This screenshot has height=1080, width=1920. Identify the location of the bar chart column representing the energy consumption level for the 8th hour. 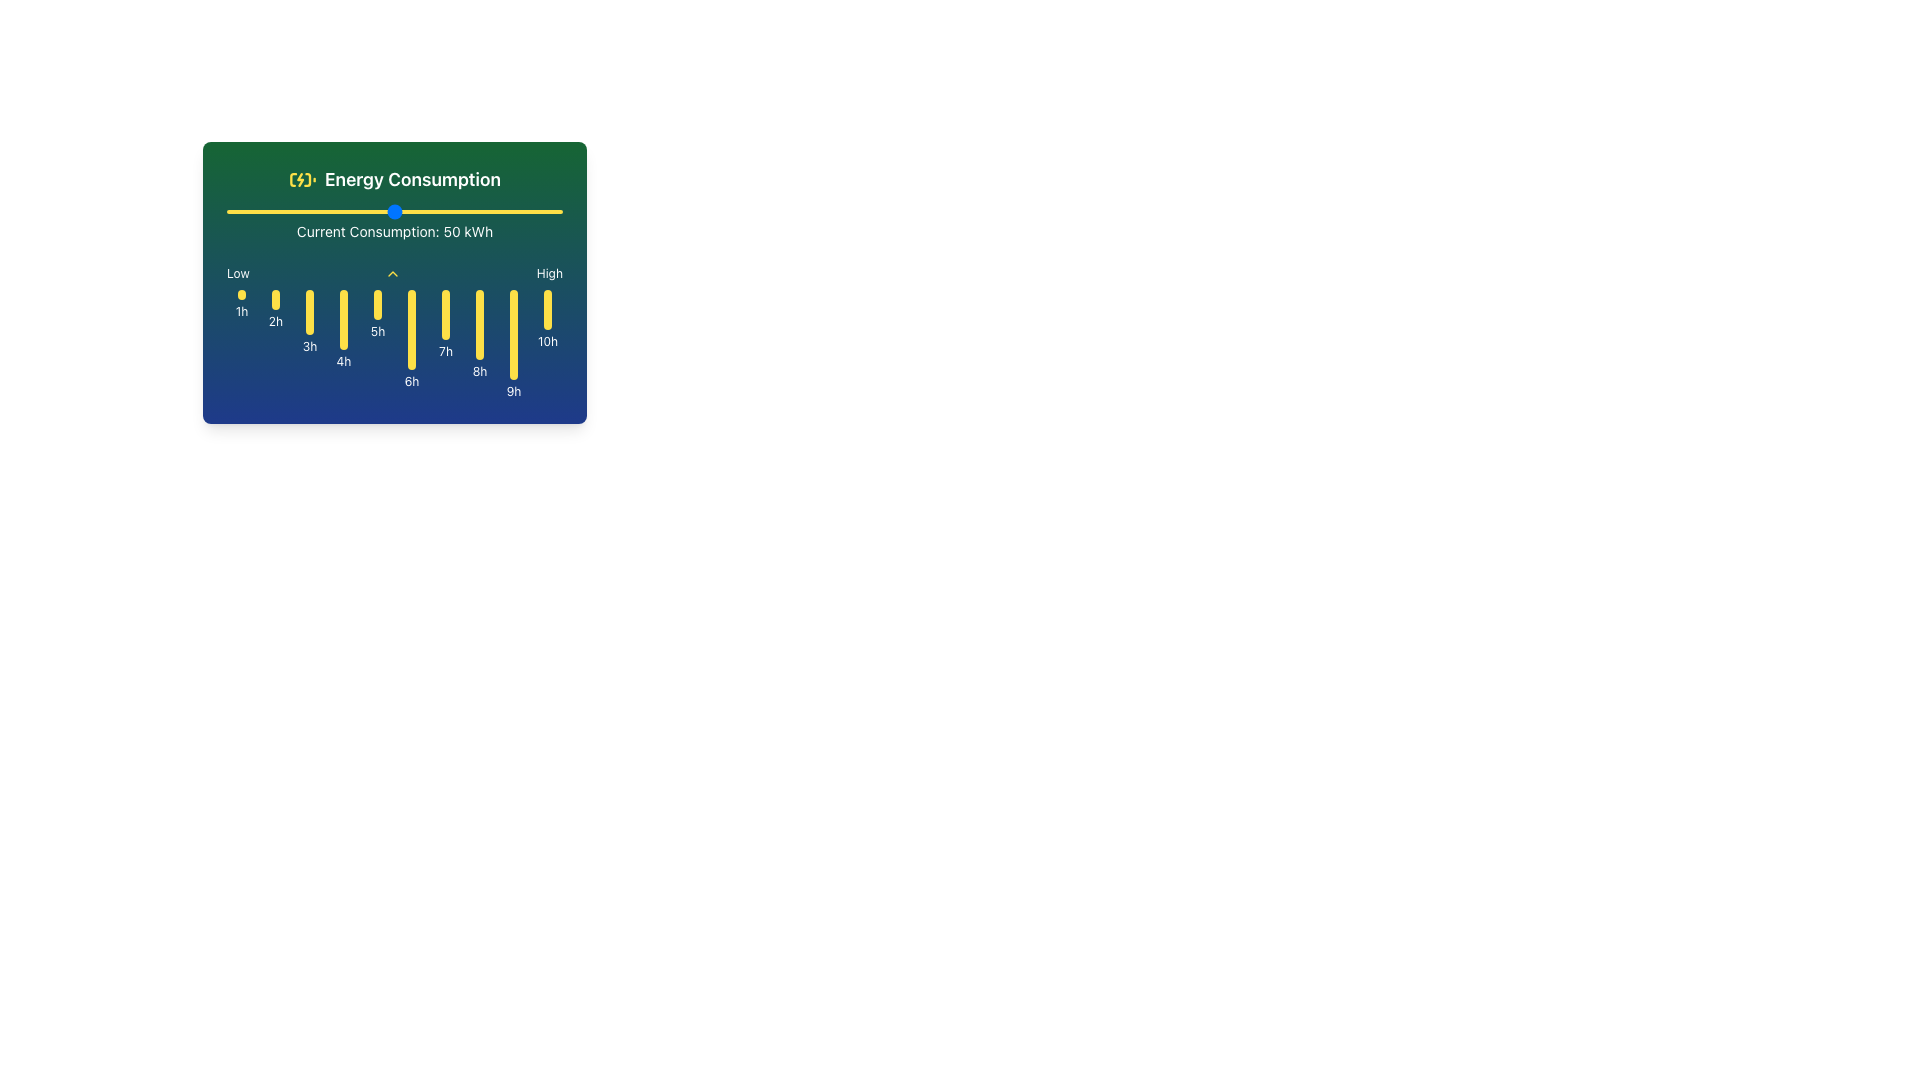
(480, 343).